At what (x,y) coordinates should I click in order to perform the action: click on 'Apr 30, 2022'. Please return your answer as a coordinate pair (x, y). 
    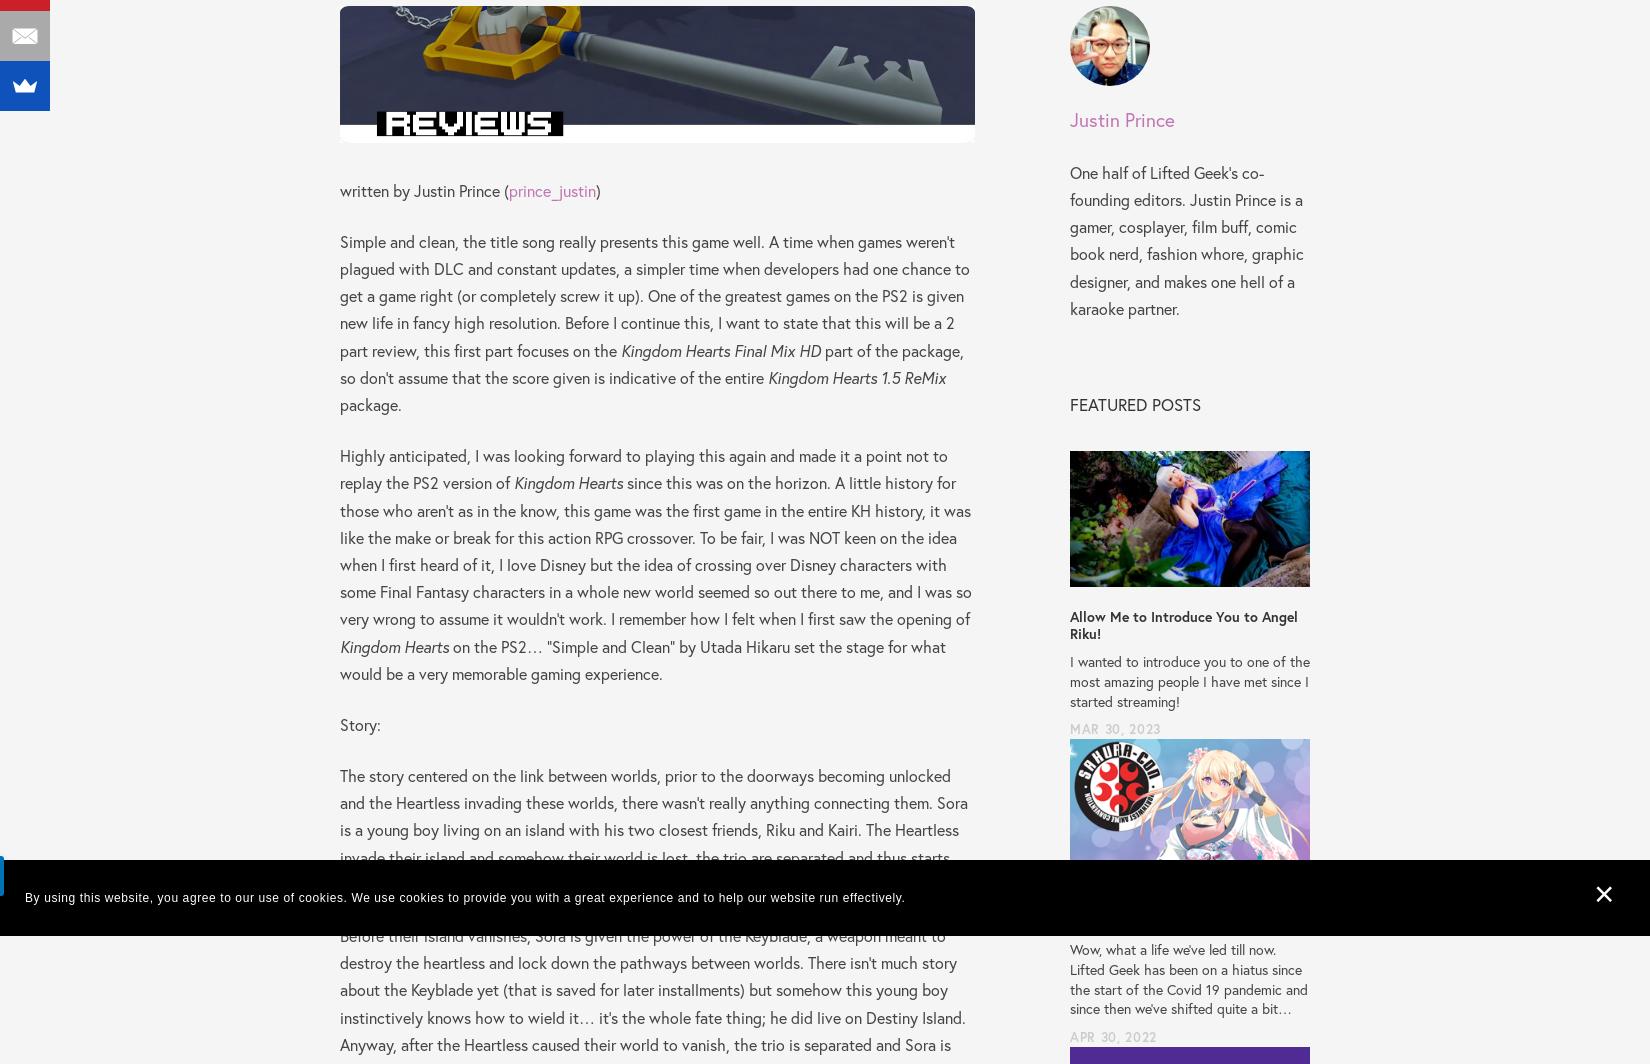
    Looking at the image, I should click on (1112, 1036).